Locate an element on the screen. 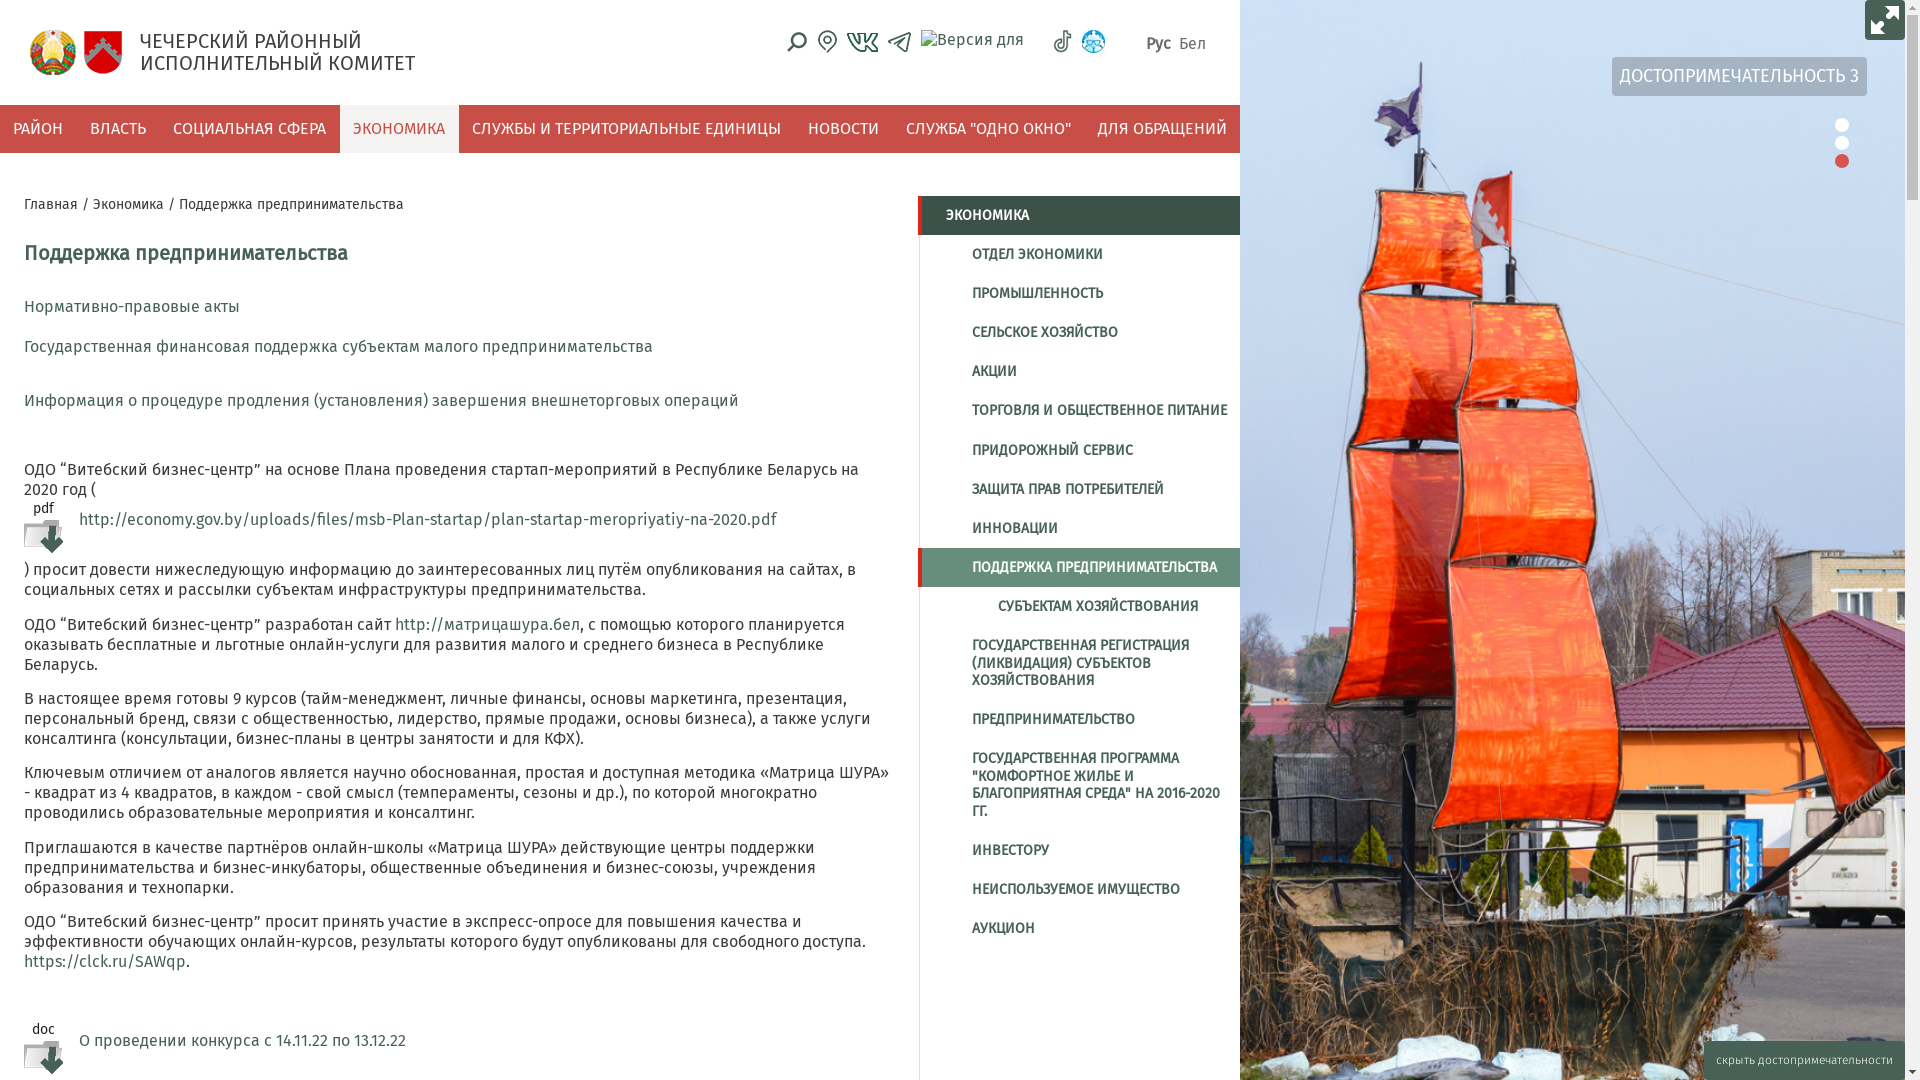 This screenshot has width=1920, height=1080. 'https://clck.ru/SAWqp' is located at coordinates (104, 960).